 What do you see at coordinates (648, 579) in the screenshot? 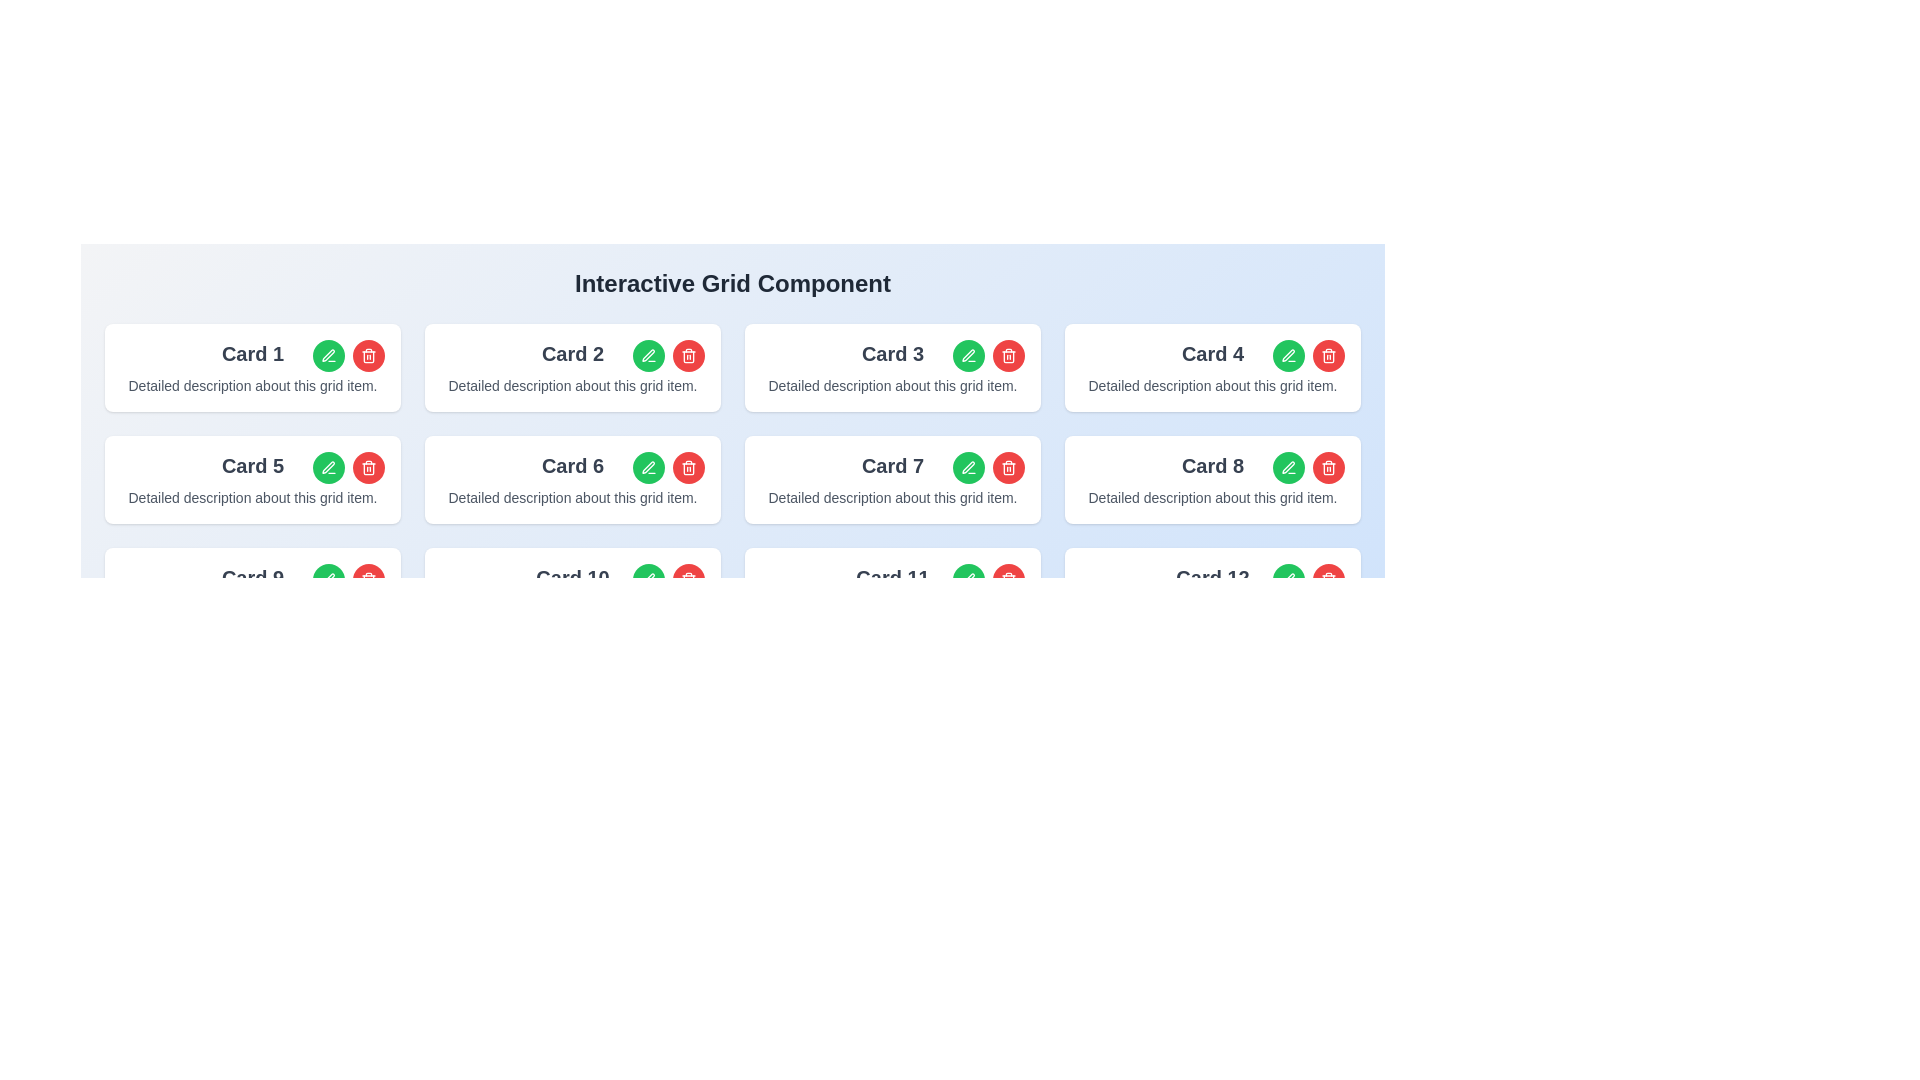
I see `the green circular edit button with a pen icon located in 'Card 6', second row and third column of the grid layout to initiate editing` at bounding box center [648, 579].